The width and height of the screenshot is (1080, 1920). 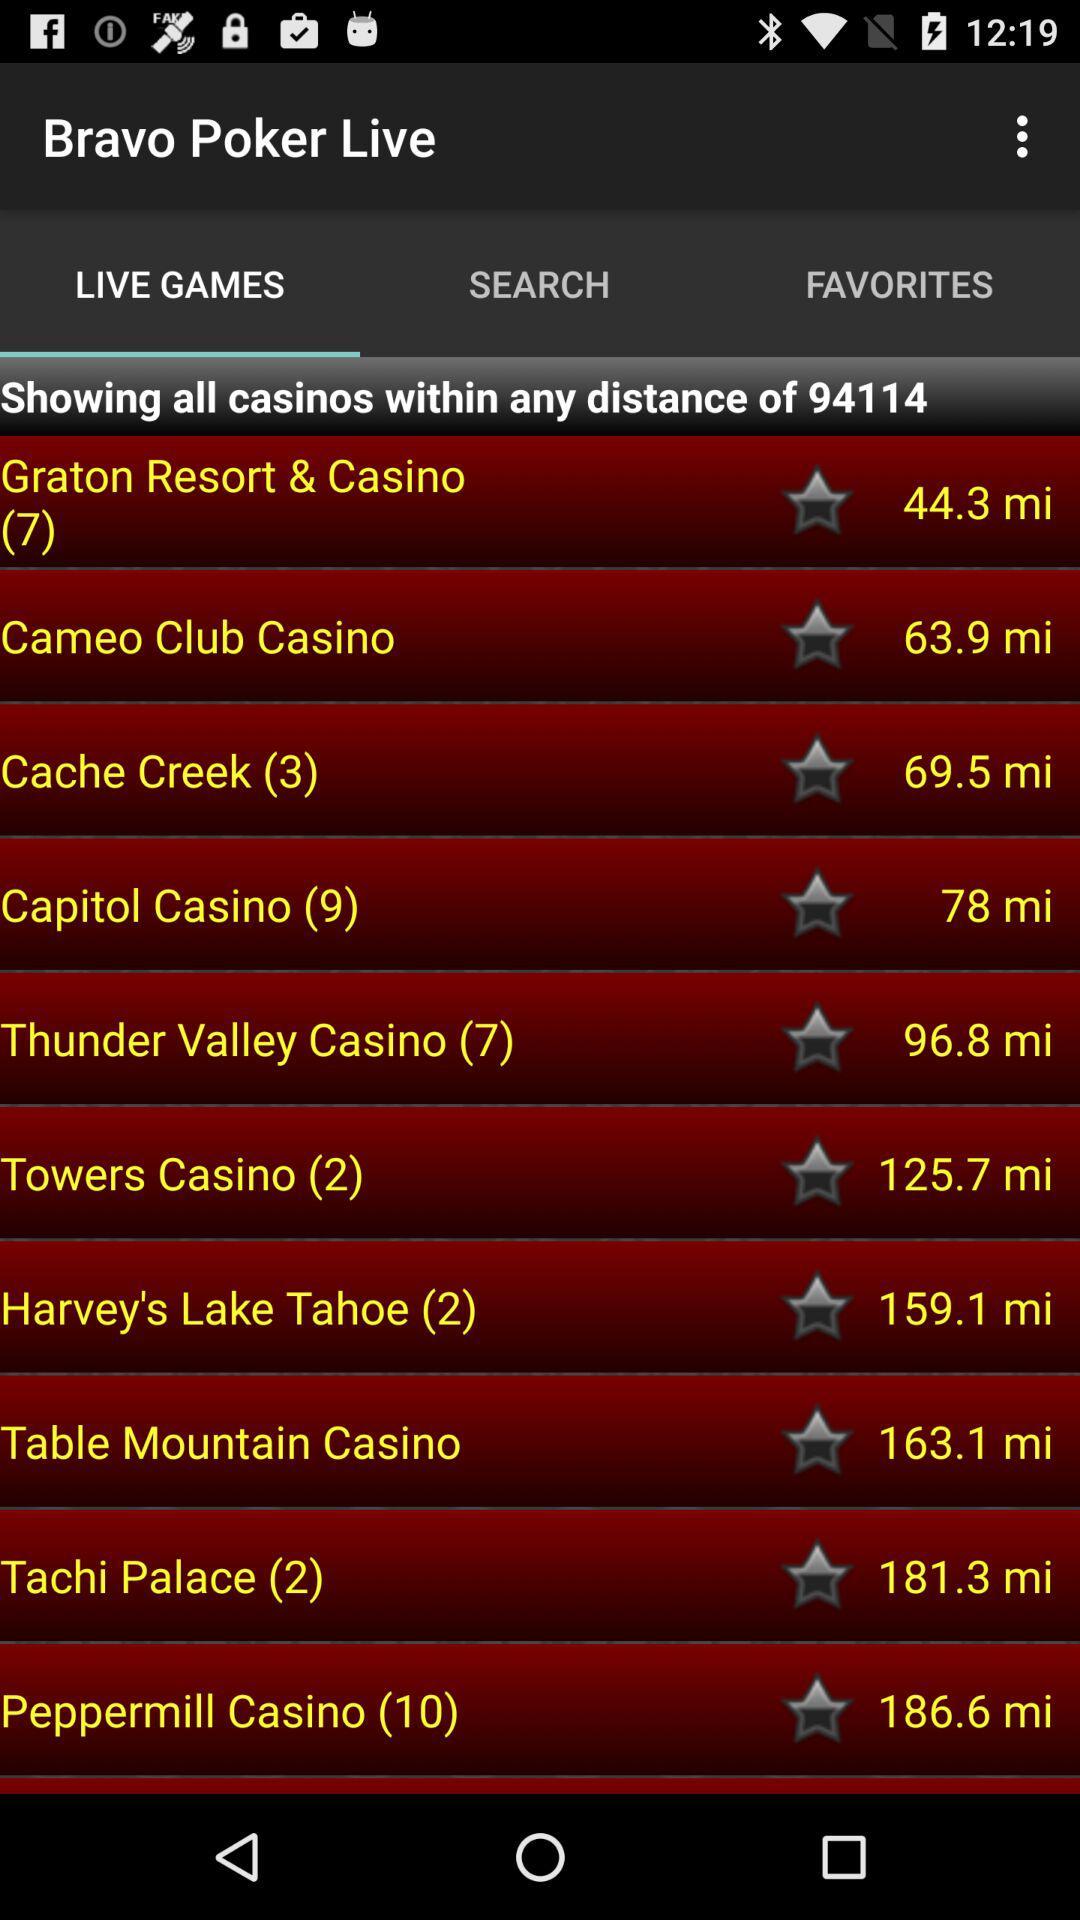 I want to click on as favorite, so click(x=817, y=1172).